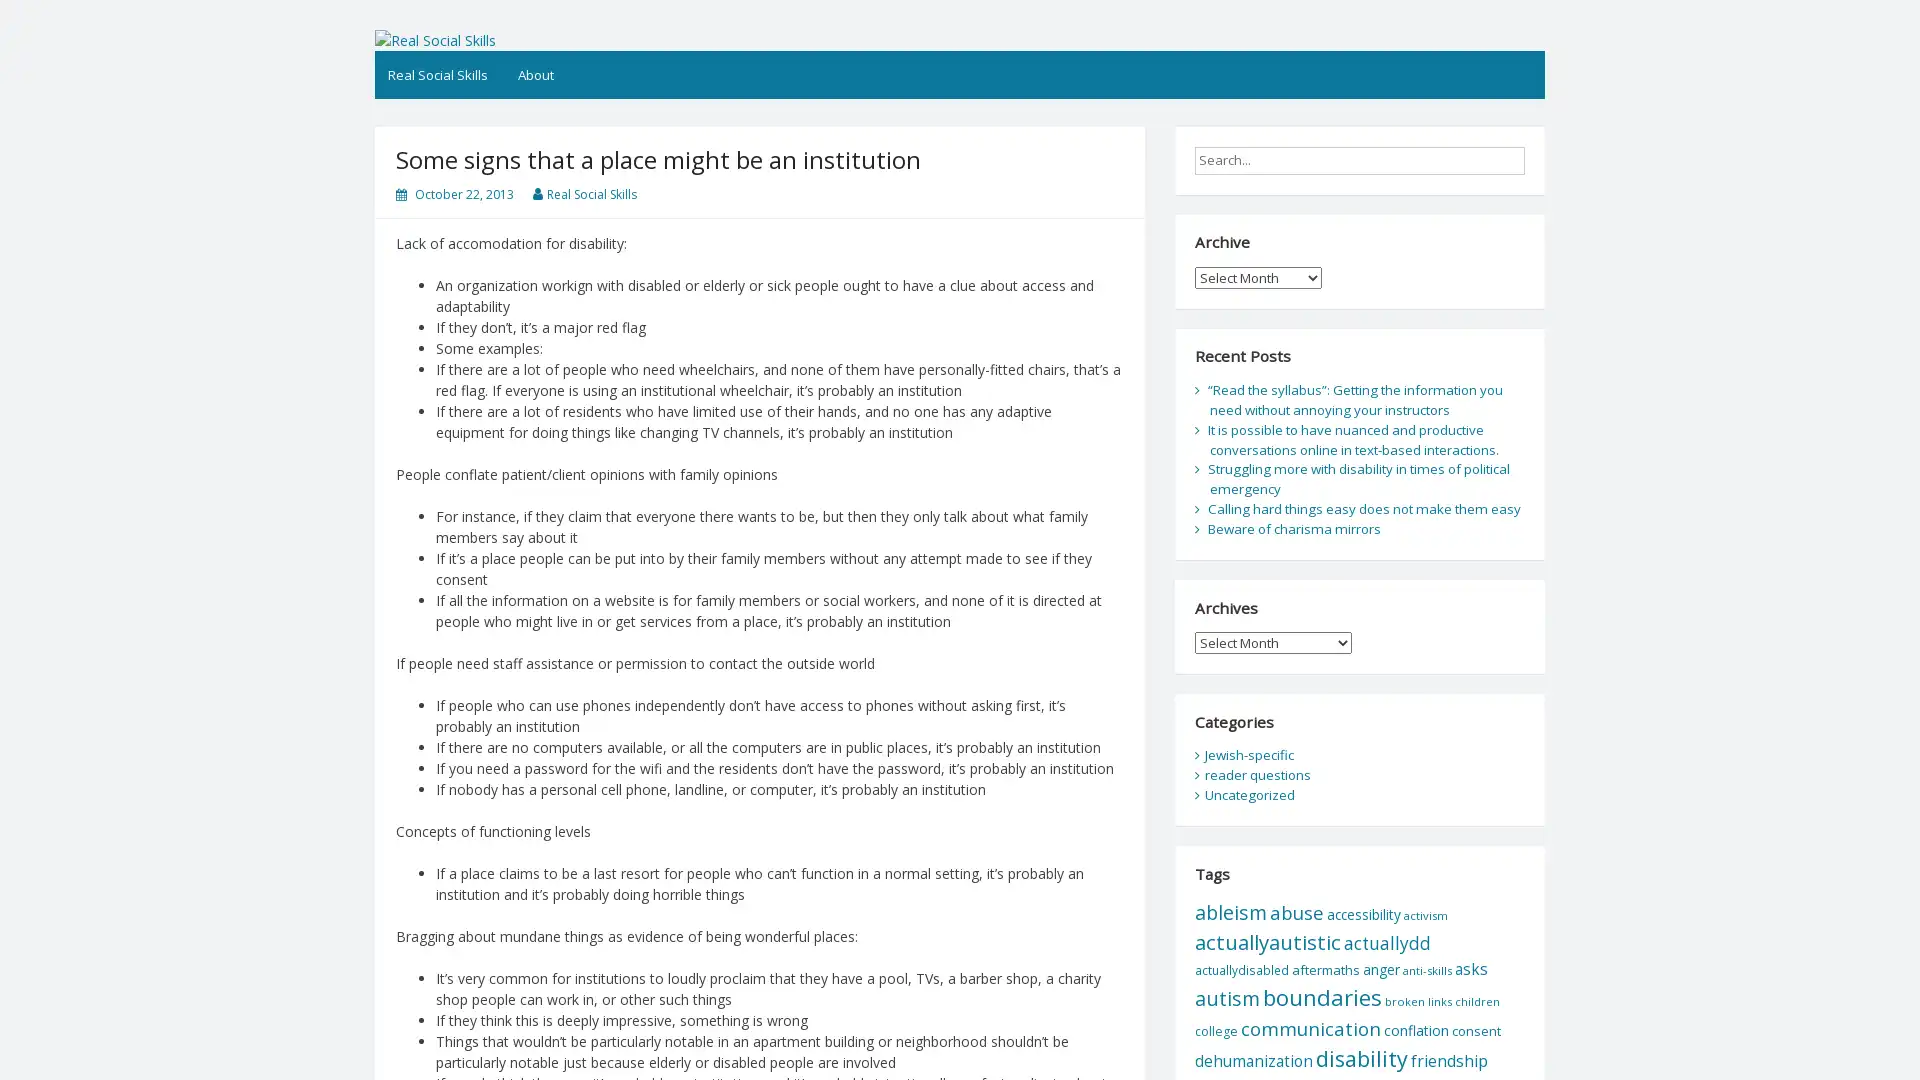 Image resolution: width=1920 pixels, height=1080 pixels. Describe the element at coordinates (1540, 153) in the screenshot. I see `Search` at that location.